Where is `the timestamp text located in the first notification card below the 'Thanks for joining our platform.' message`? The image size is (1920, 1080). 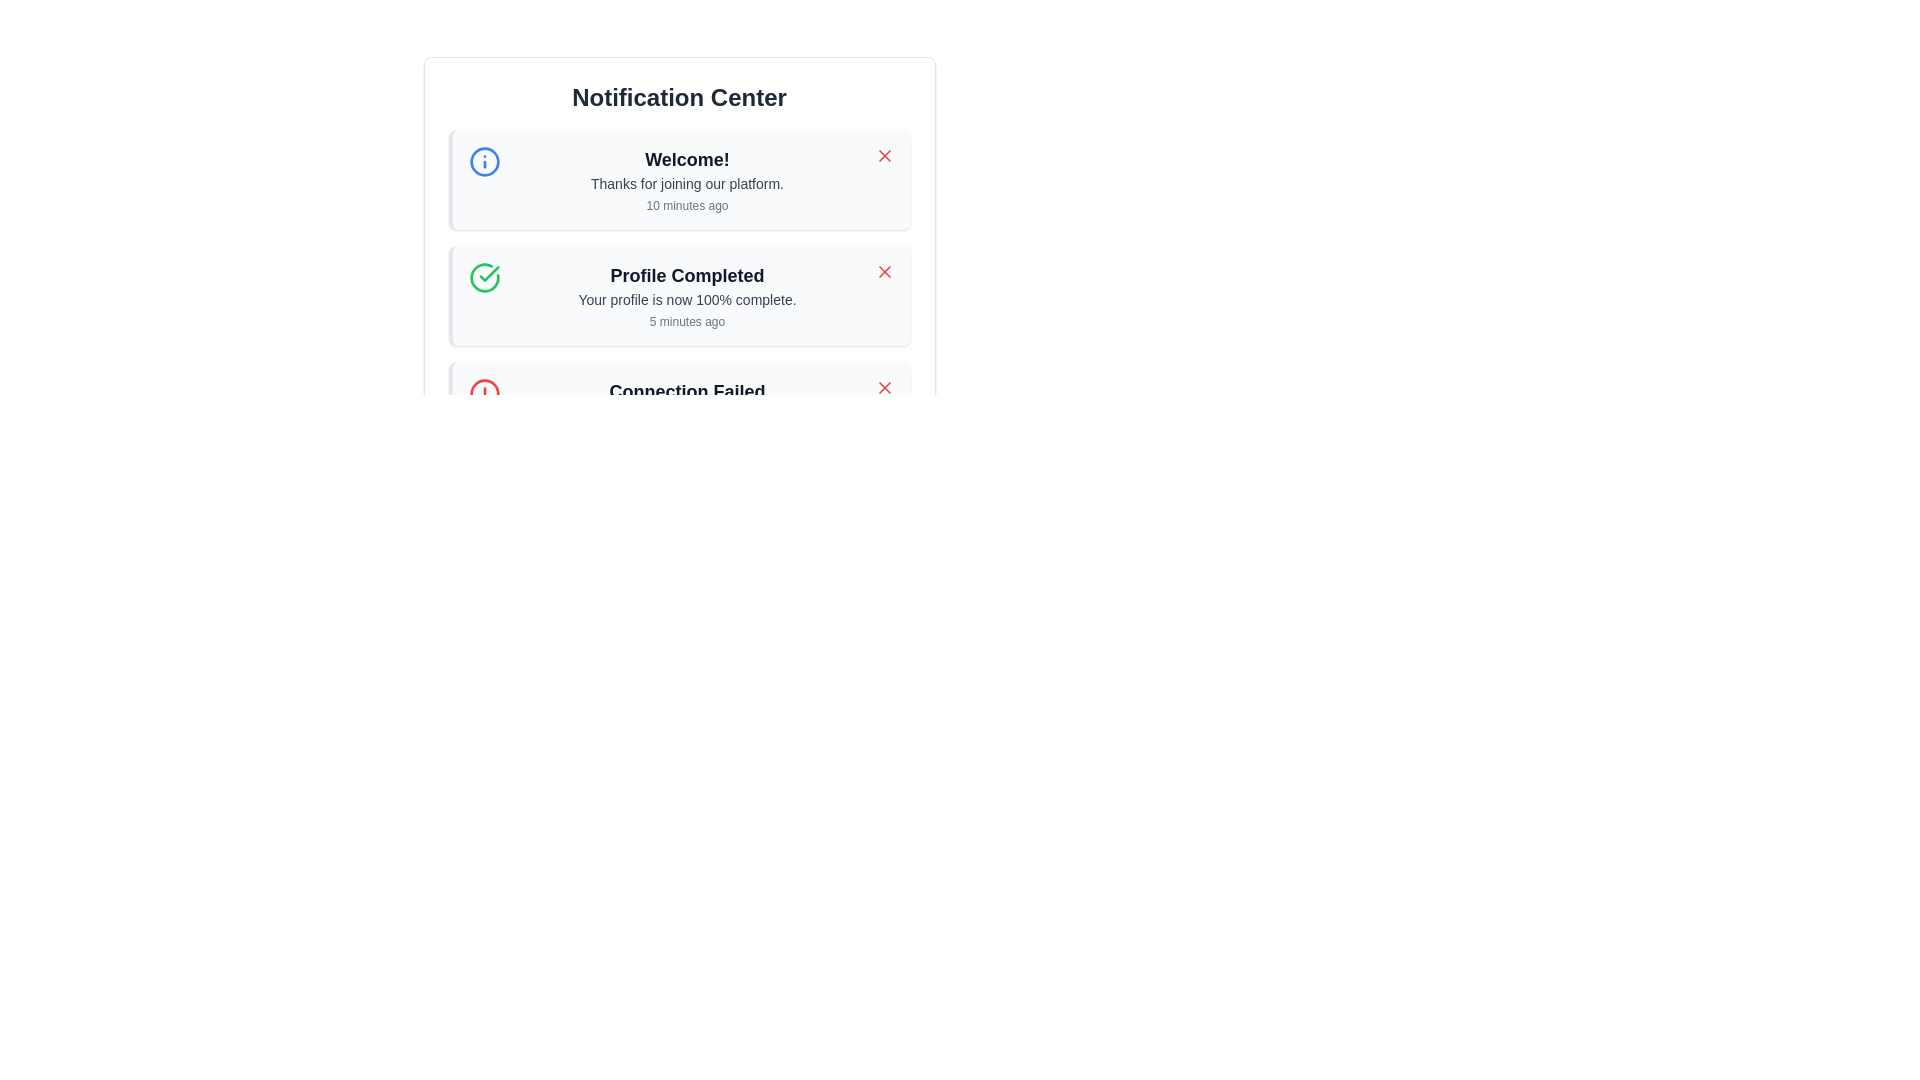
the timestamp text located in the first notification card below the 'Thanks for joining our platform.' message is located at coordinates (687, 205).